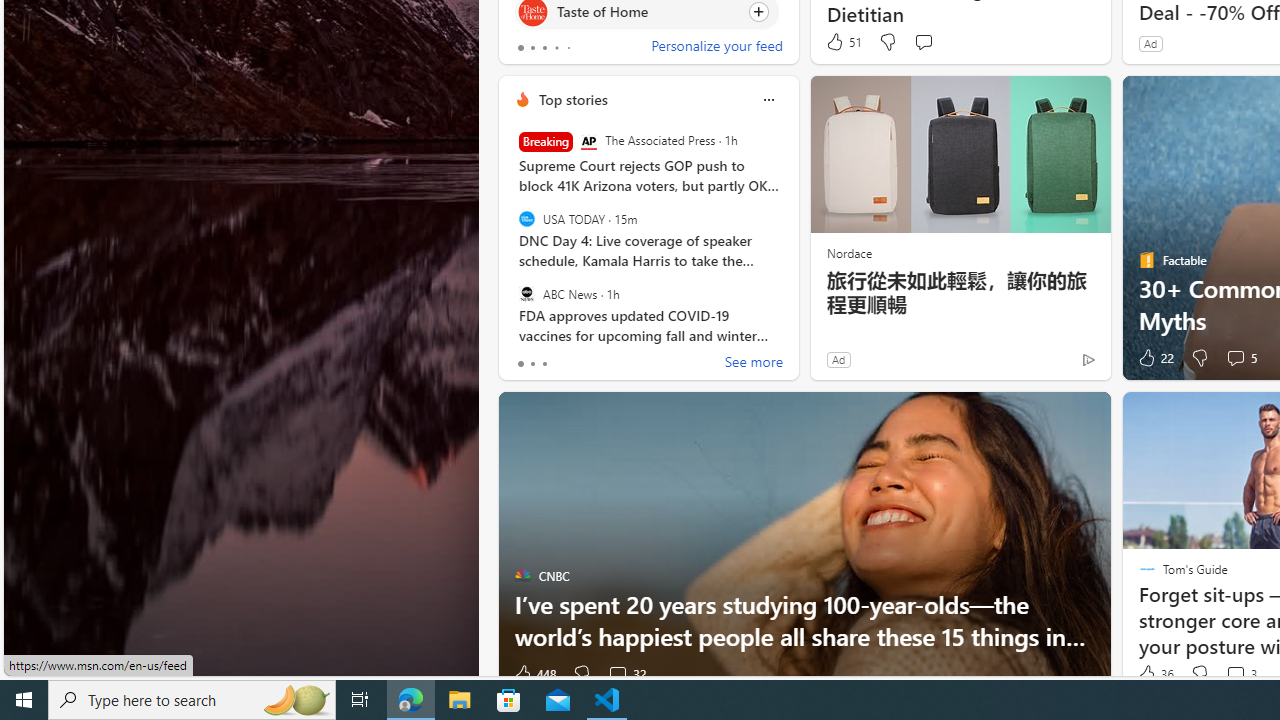  I want to click on 'tab-1', so click(532, 363).